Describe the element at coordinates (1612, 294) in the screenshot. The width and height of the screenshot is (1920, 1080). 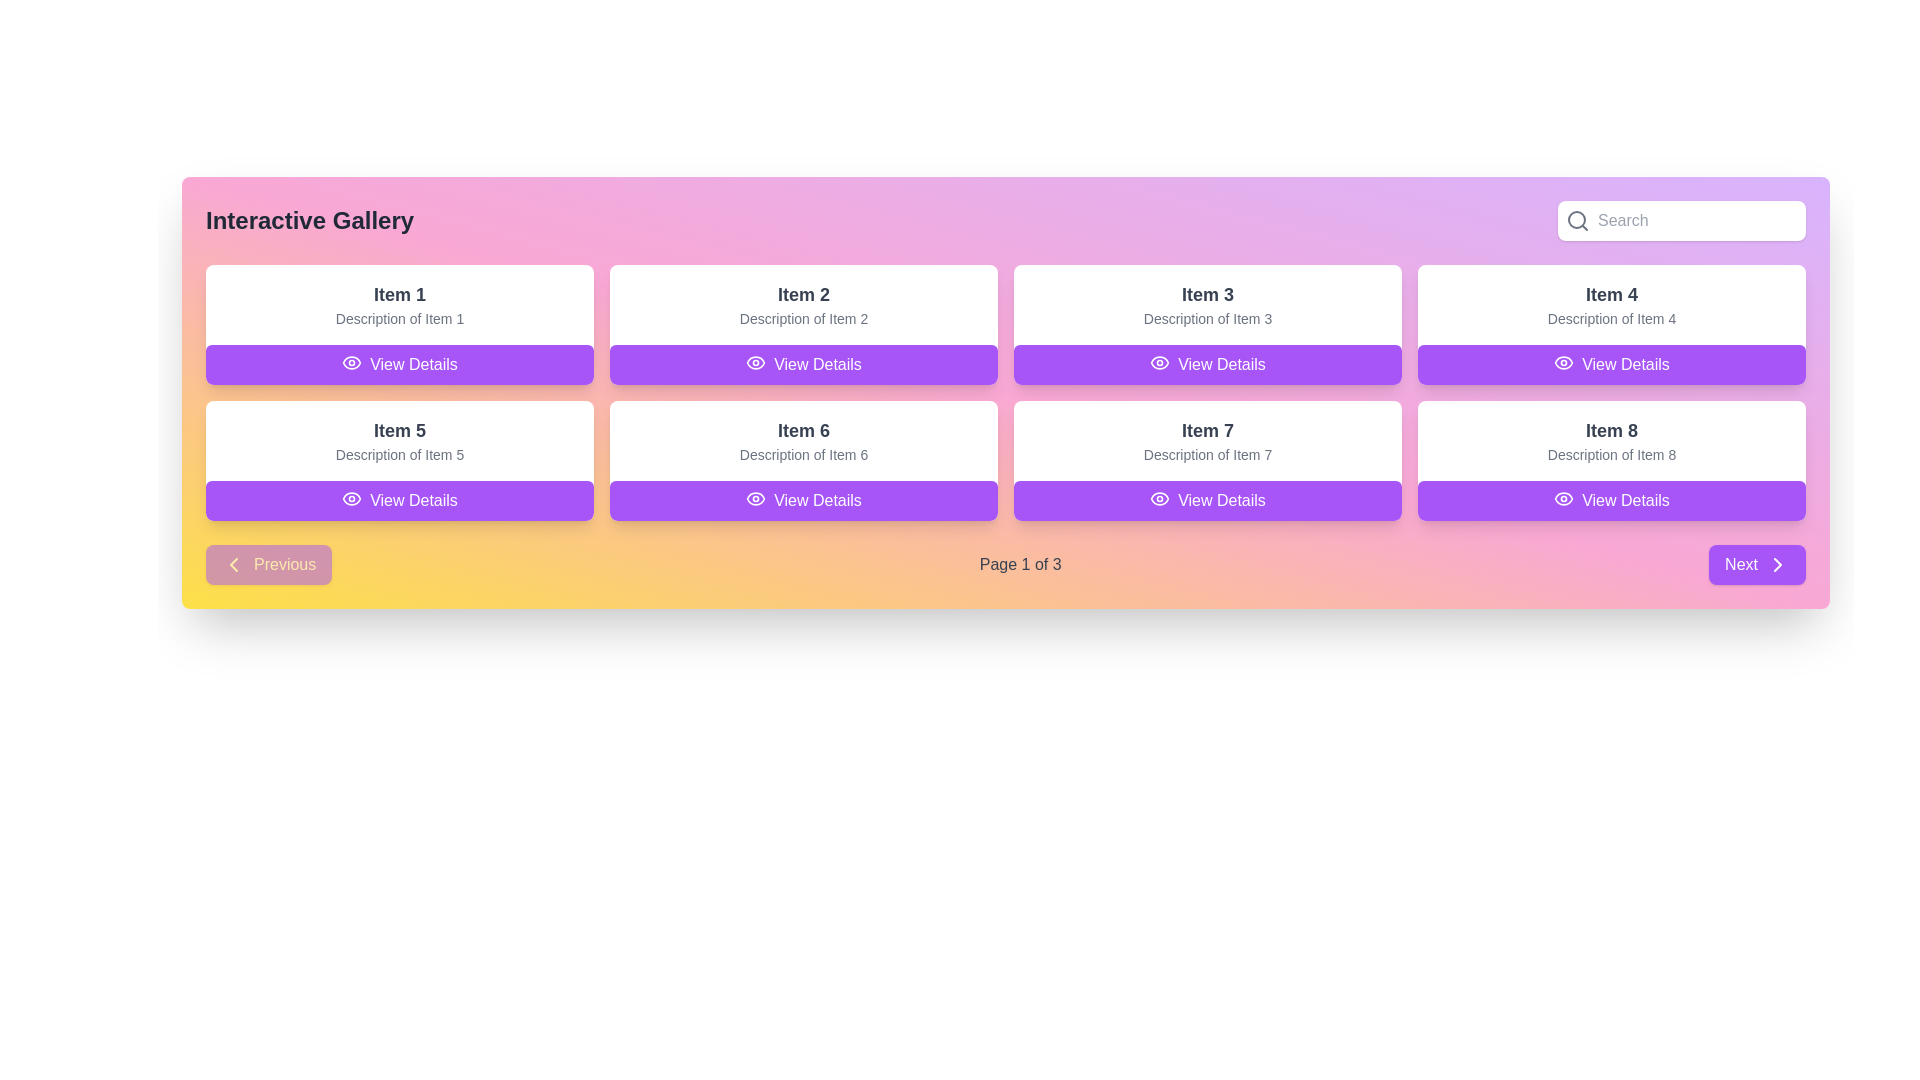
I see `the text label at the top center of the card identified as 'Item 4', which serves as the title for the card` at that location.